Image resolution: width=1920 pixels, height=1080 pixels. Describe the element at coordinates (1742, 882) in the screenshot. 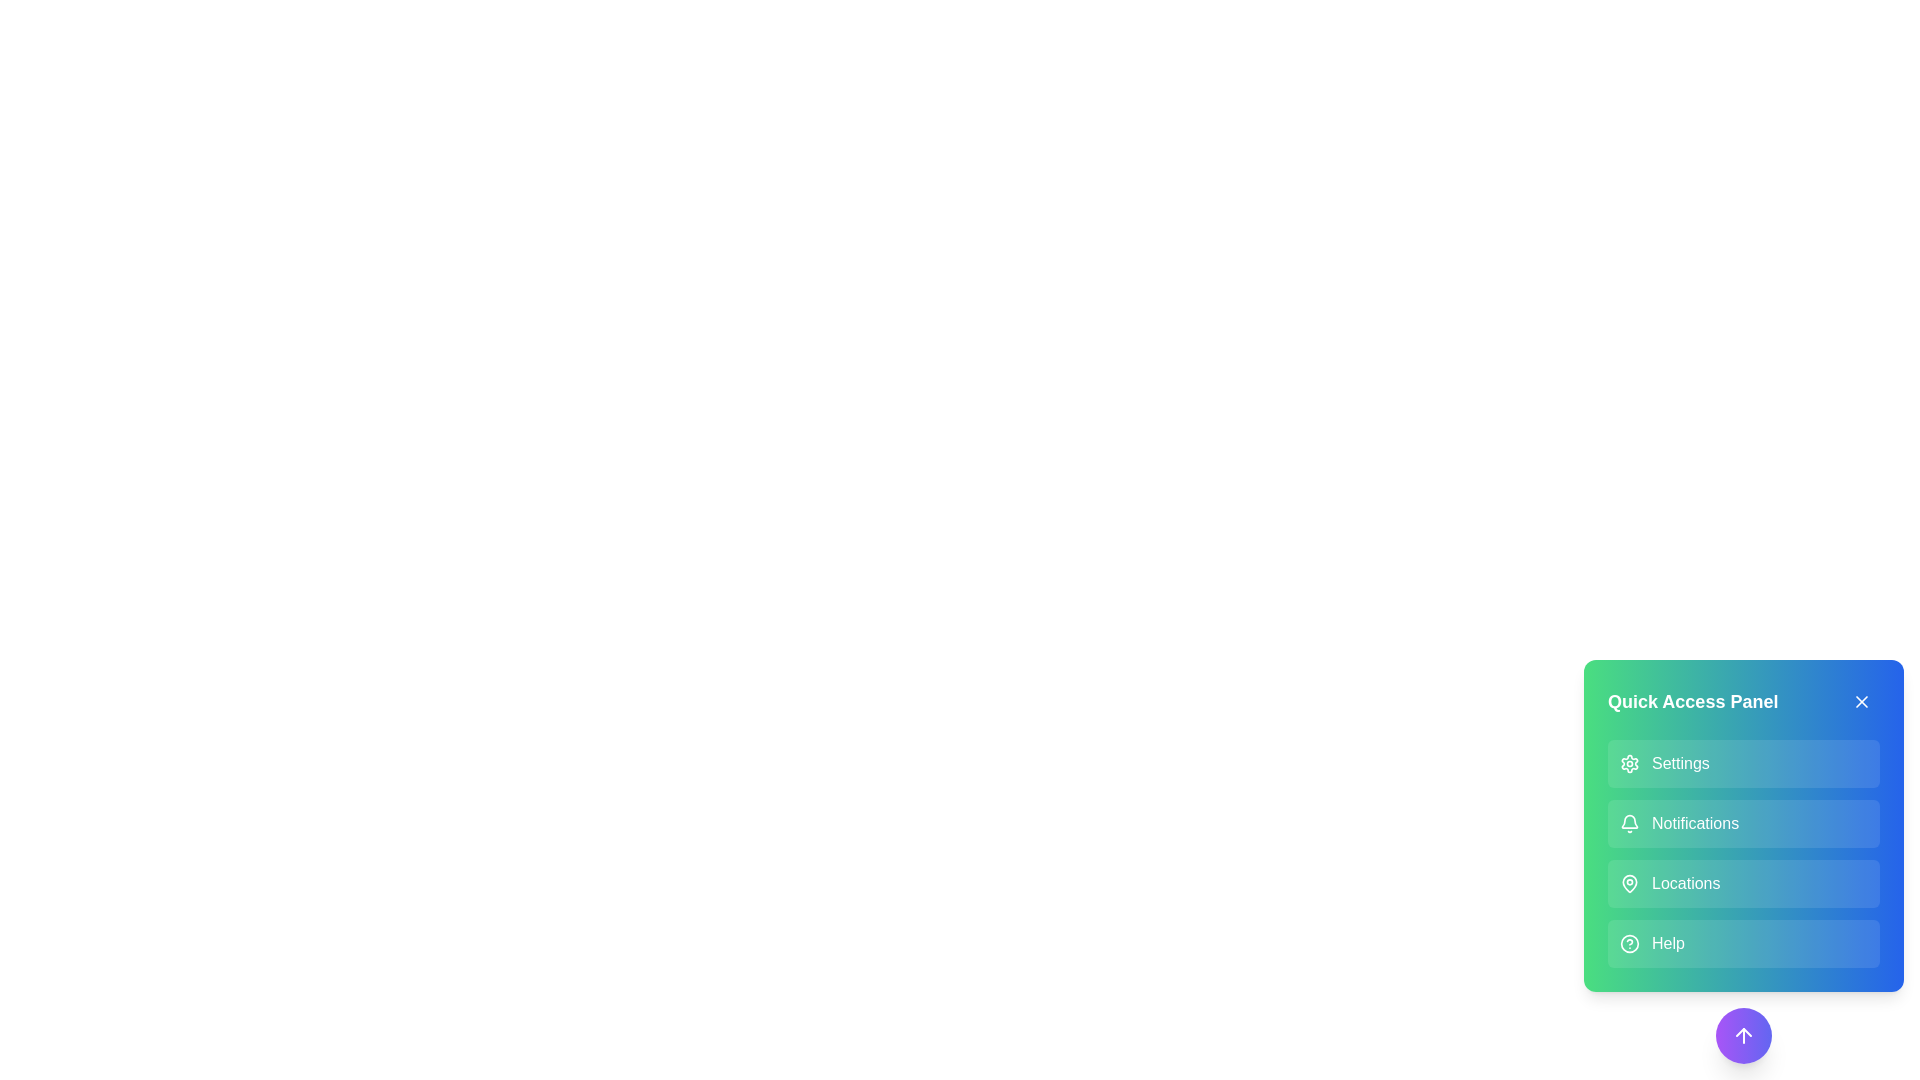

I see `the 'Locations' button, which is the third button in the vertical list of buttons in the 'Quick Access Panel', located below the 'Notifications' button and above the 'Help' button` at that location.